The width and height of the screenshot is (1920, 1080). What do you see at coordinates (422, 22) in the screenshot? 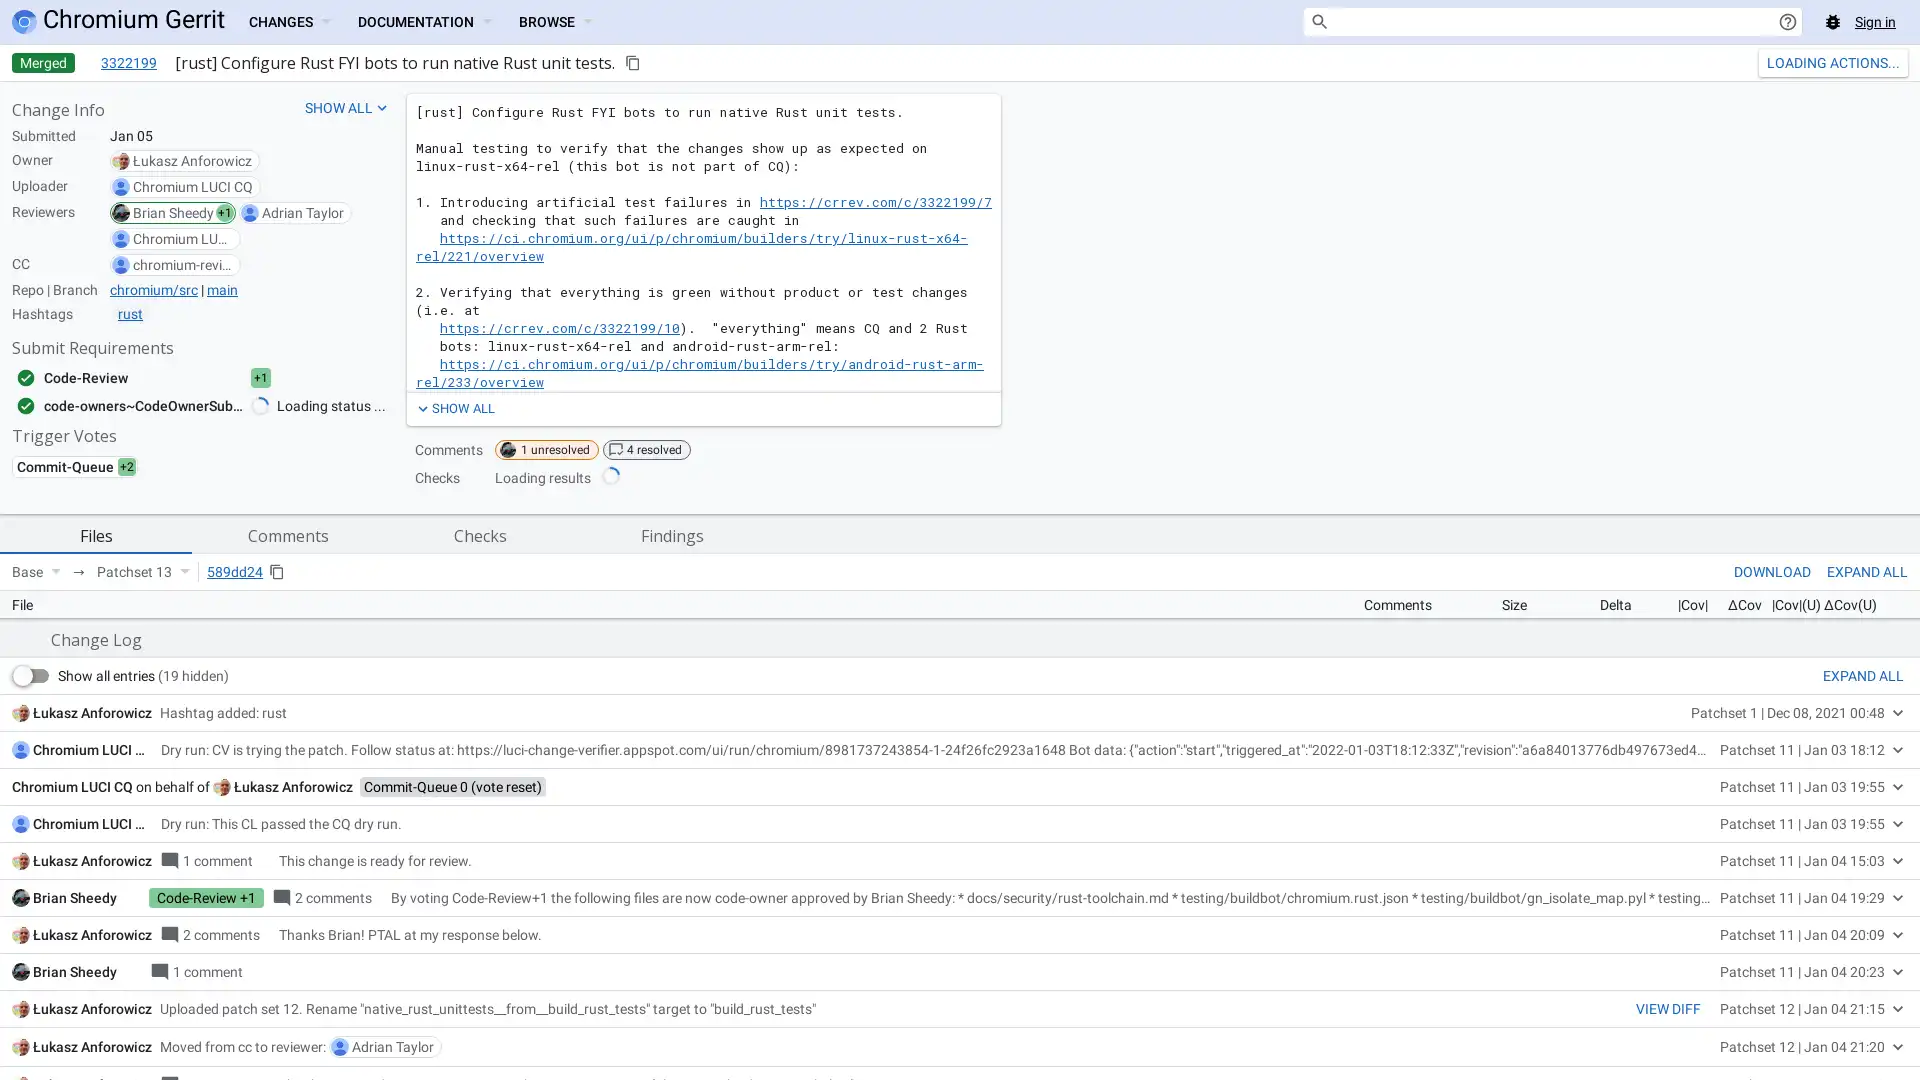
I see `DOCUMENTATION` at bounding box center [422, 22].